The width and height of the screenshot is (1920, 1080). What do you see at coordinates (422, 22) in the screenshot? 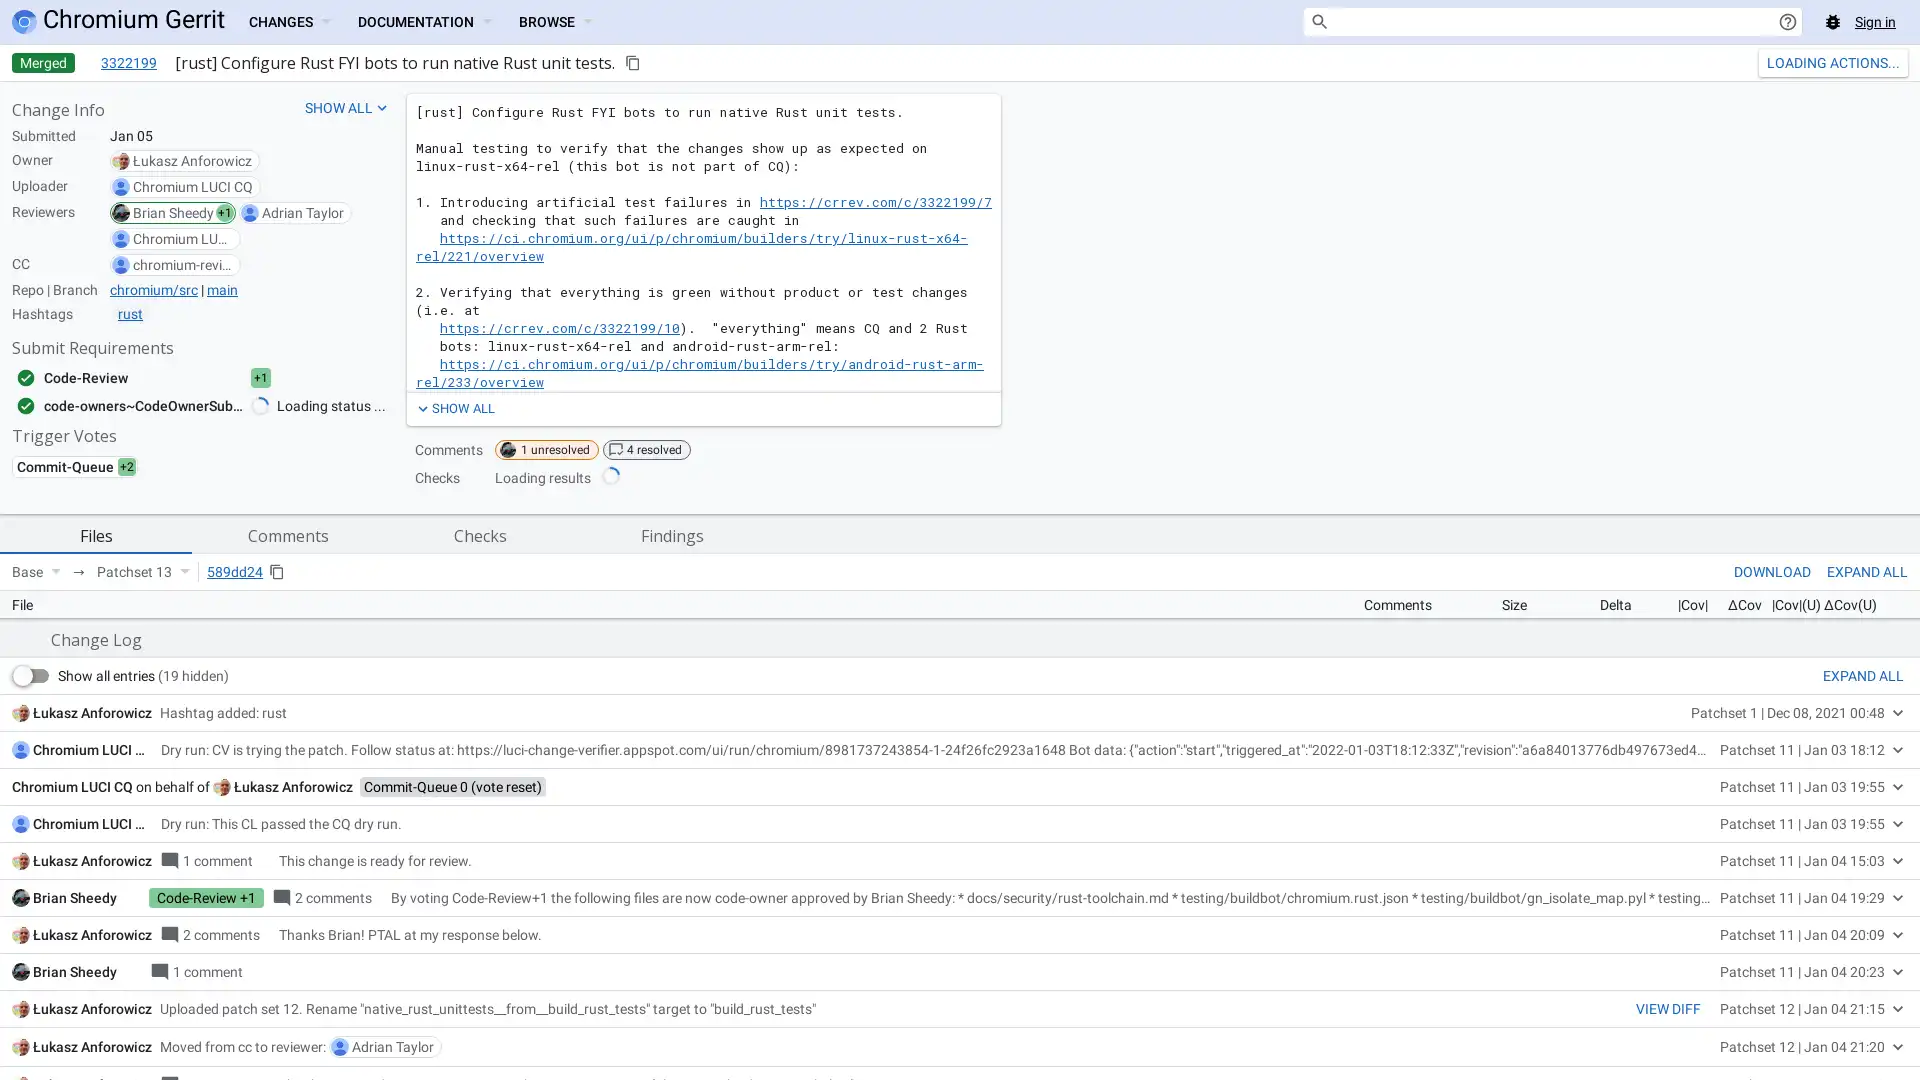
I see `DOCUMENTATION` at bounding box center [422, 22].